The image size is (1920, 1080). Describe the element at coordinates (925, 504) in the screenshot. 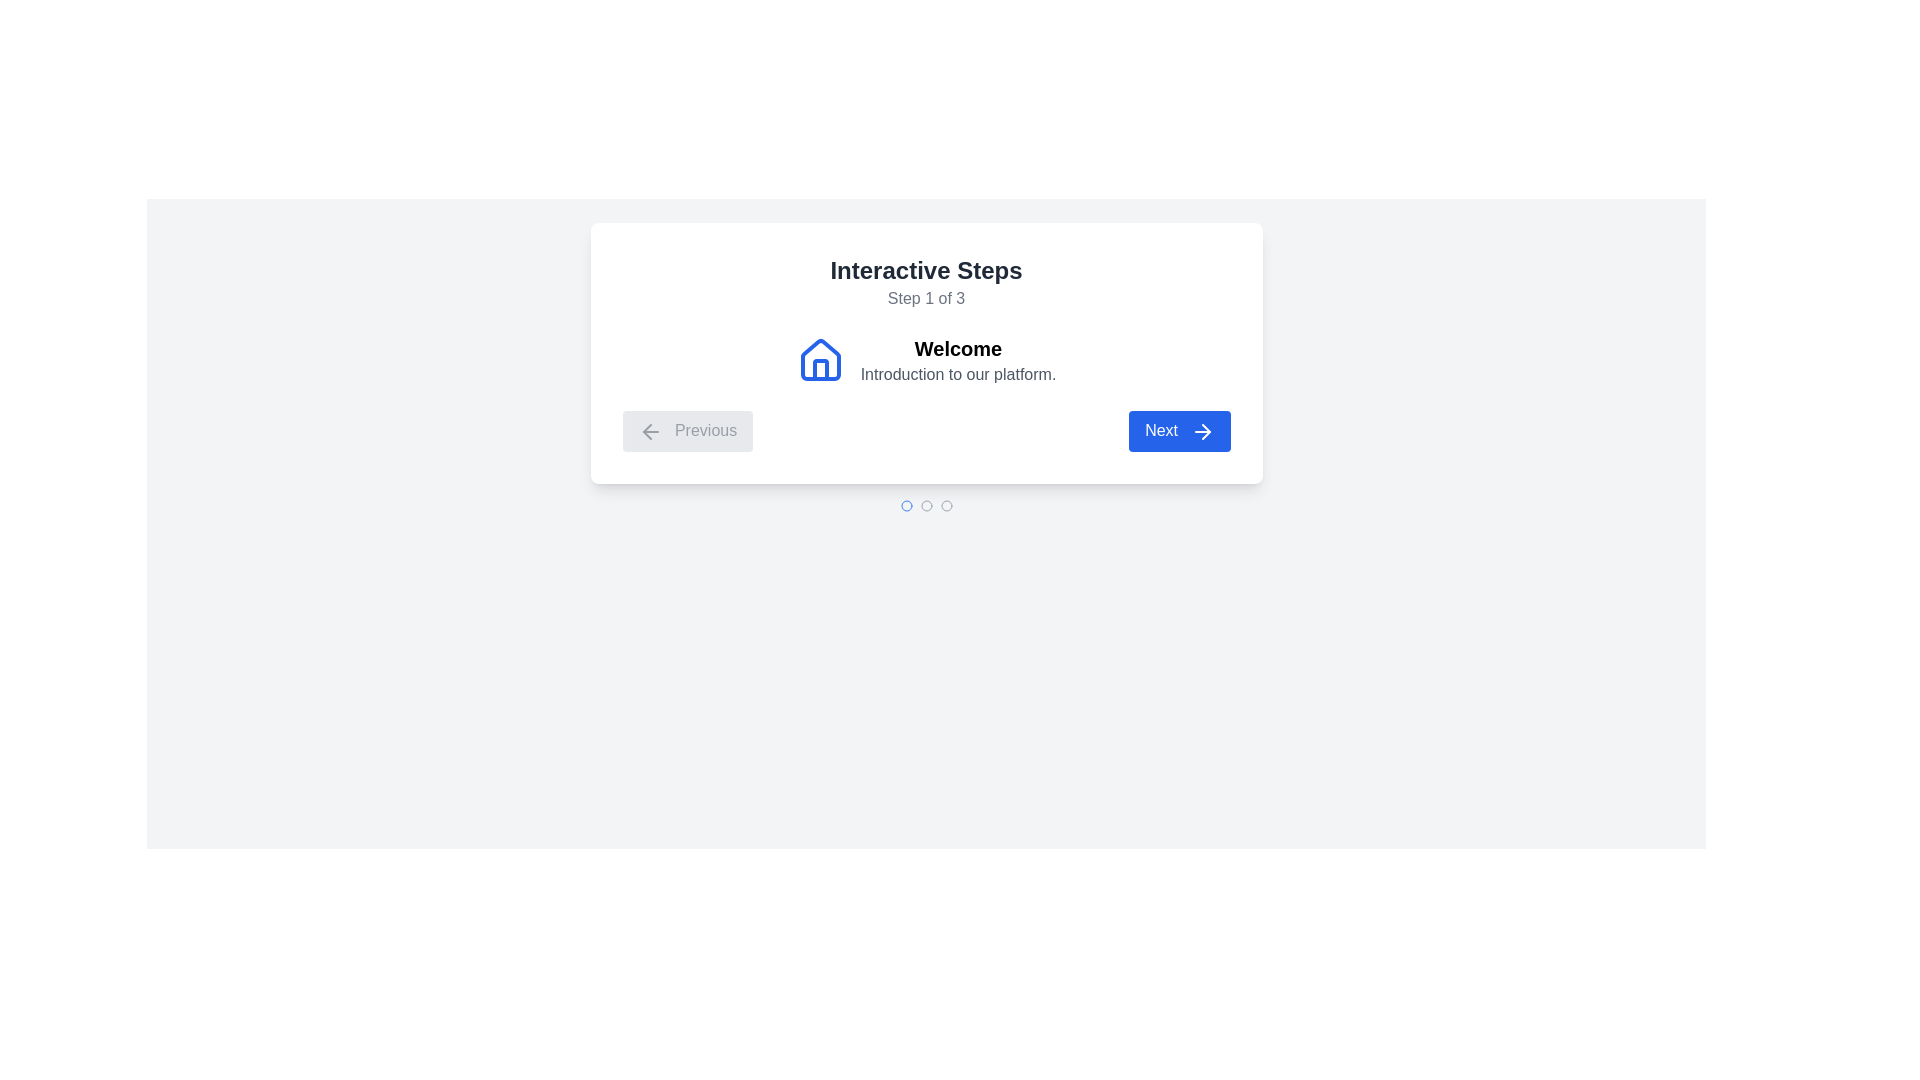

I see `the second navigation step indicator circle, which is a dark gray circle surrounded by a light gray outline, positioned at the bottom center of the interface` at that location.